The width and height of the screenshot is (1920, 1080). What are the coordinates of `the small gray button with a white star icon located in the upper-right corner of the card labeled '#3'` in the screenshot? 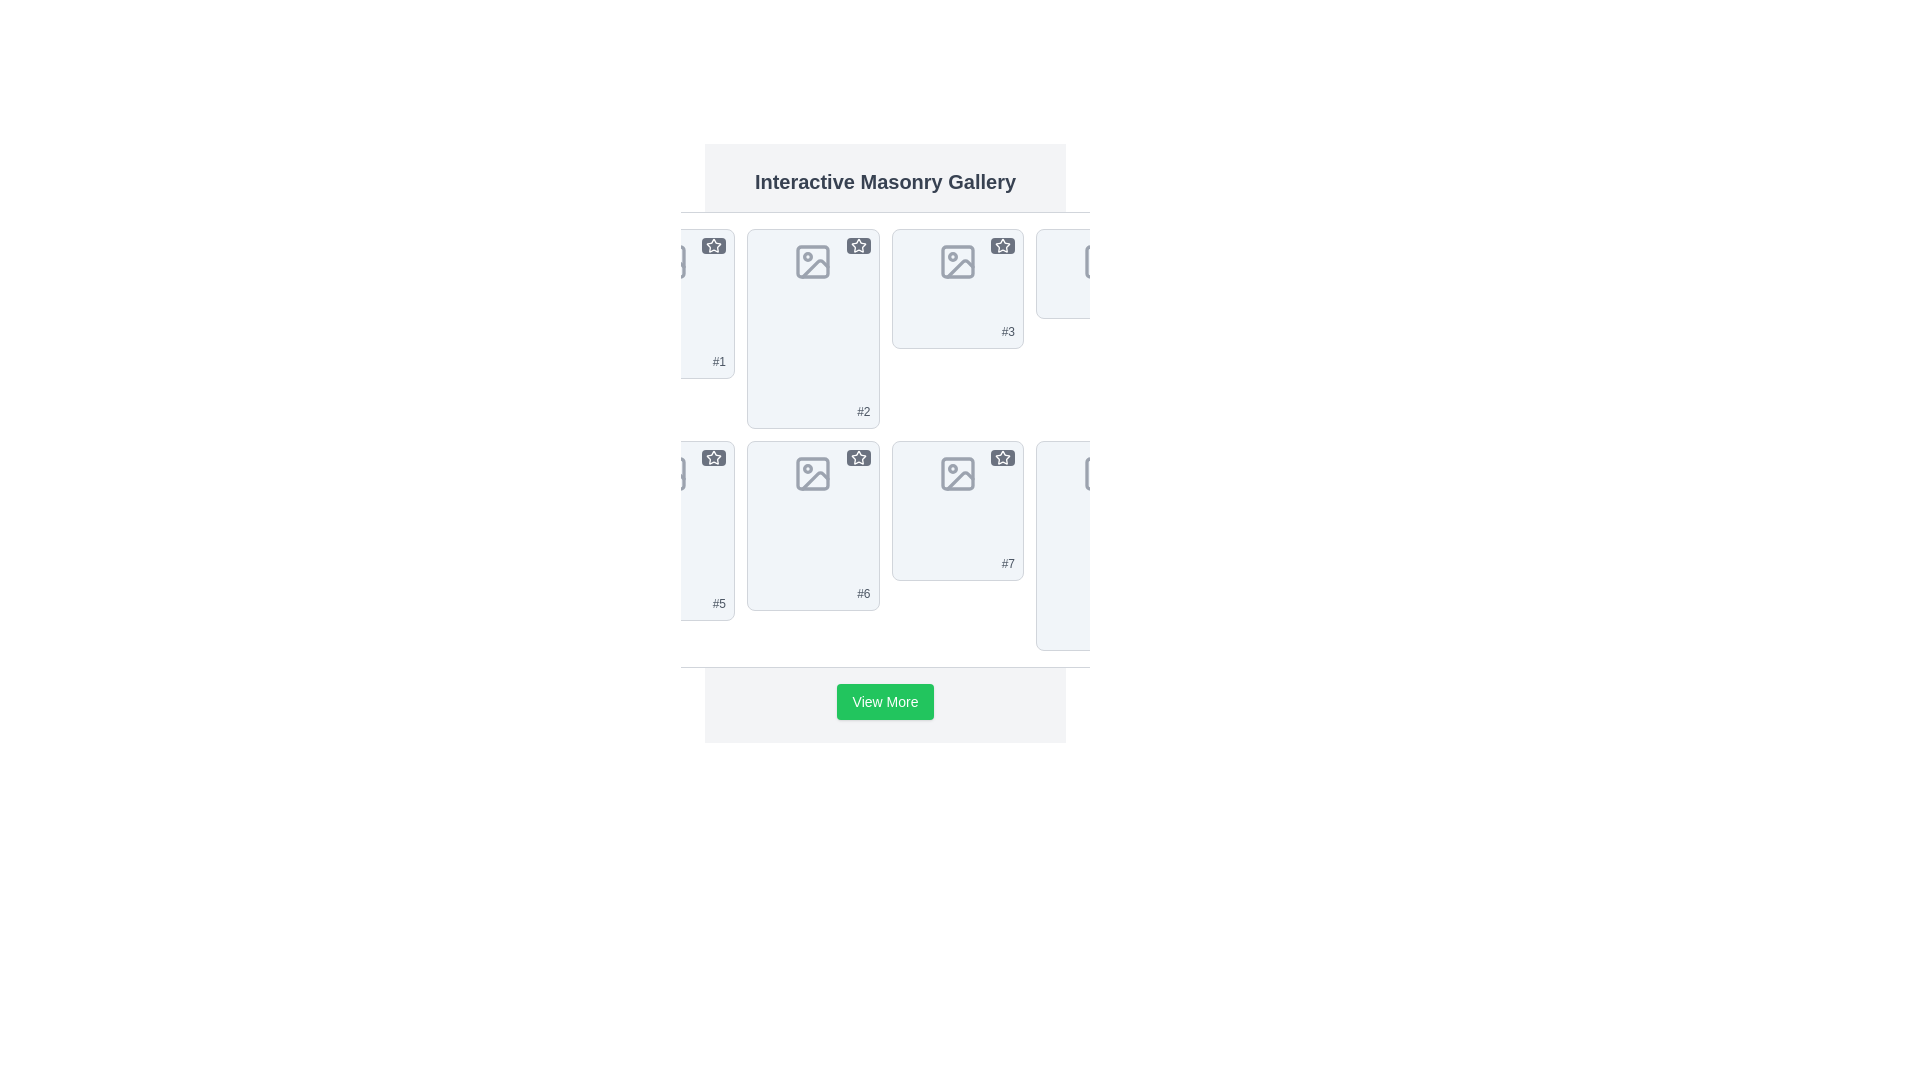 It's located at (1003, 245).